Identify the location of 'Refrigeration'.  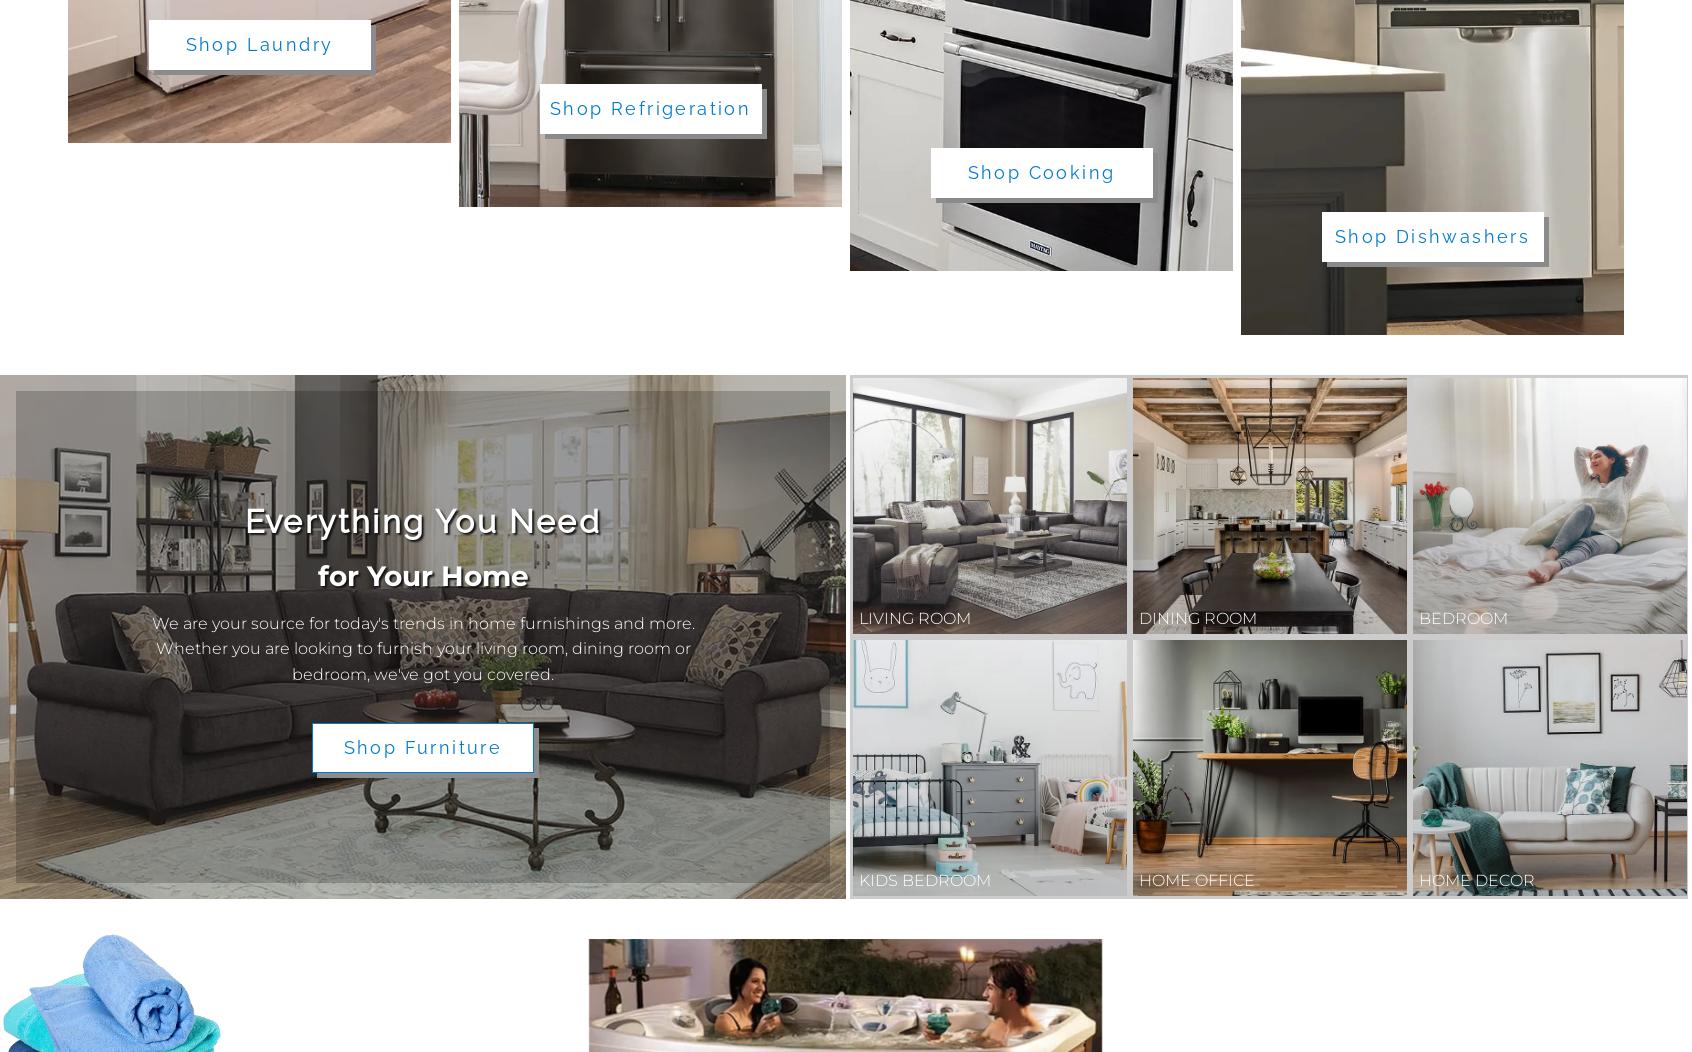
(676, 107).